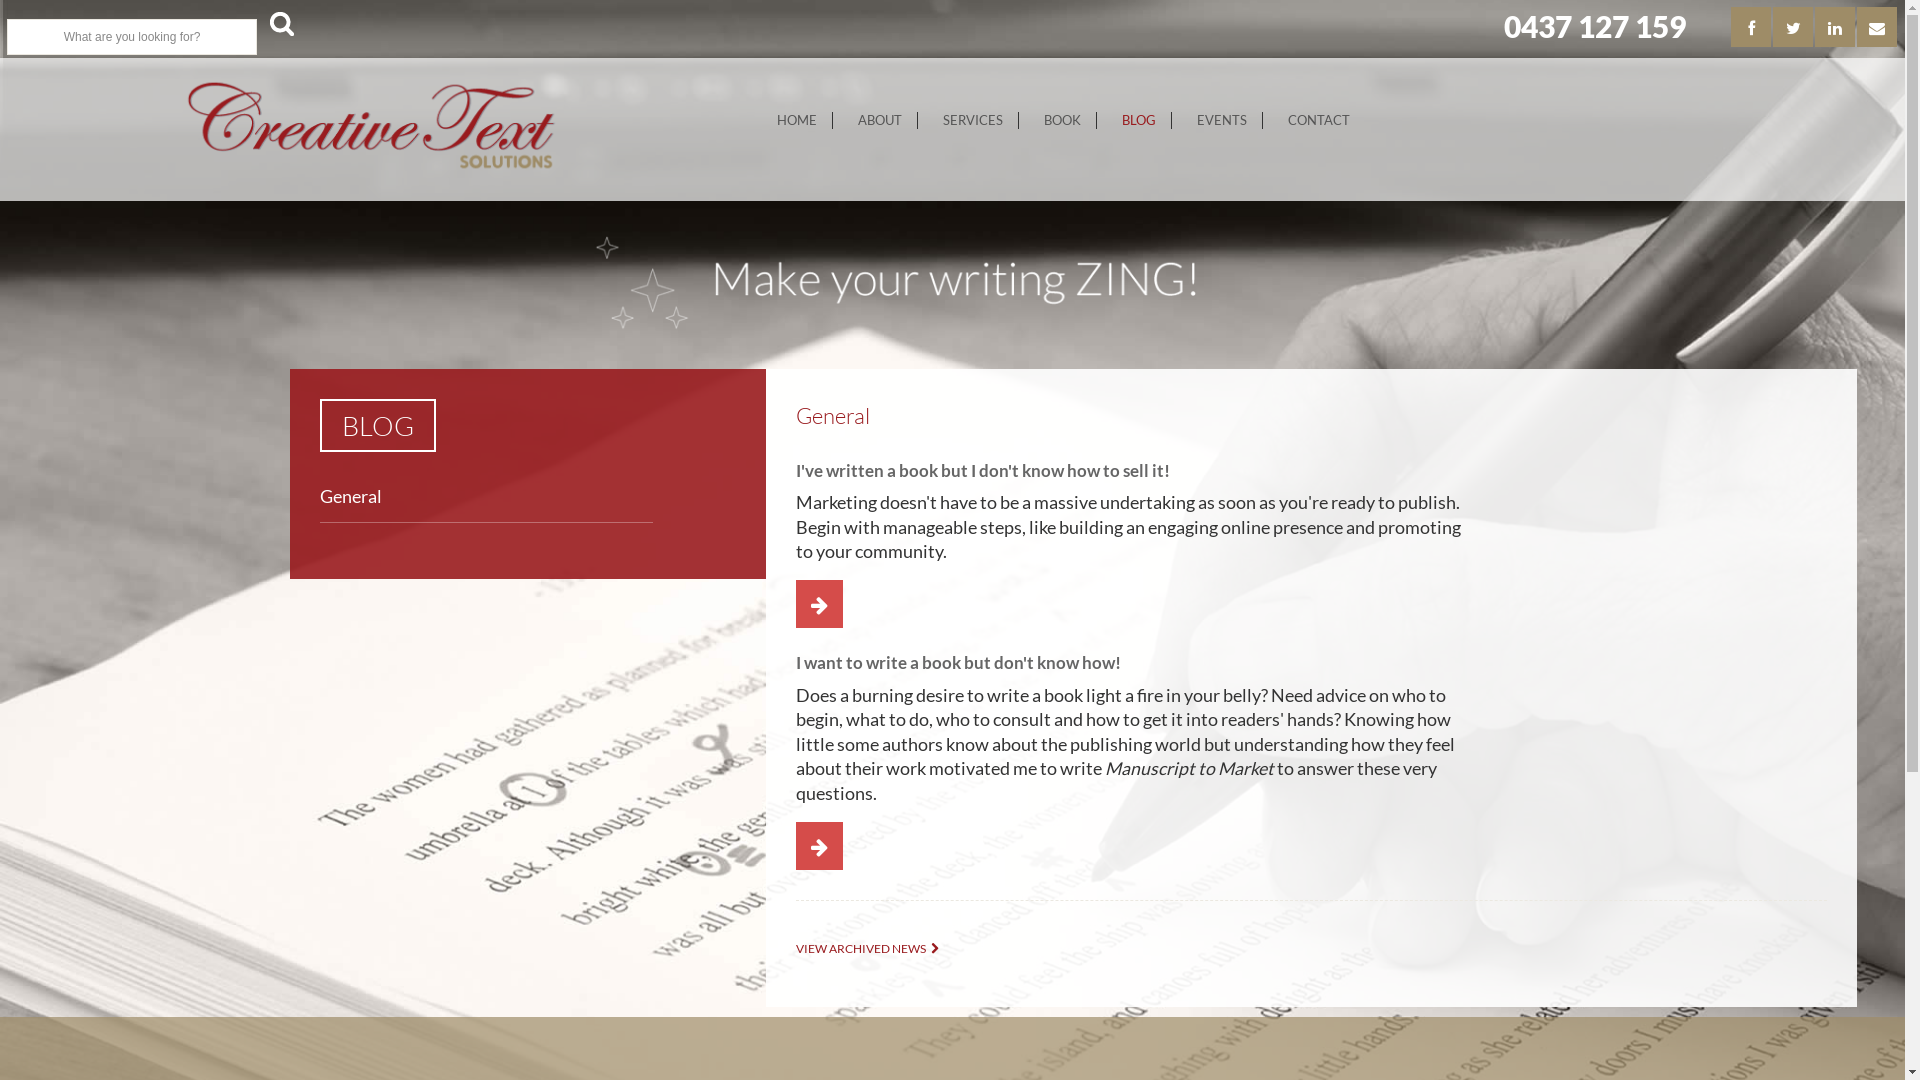 This screenshot has height=1080, width=1920. Describe the element at coordinates (1181, 120) in the screenshot. I see `'EVENTS'` at that location.